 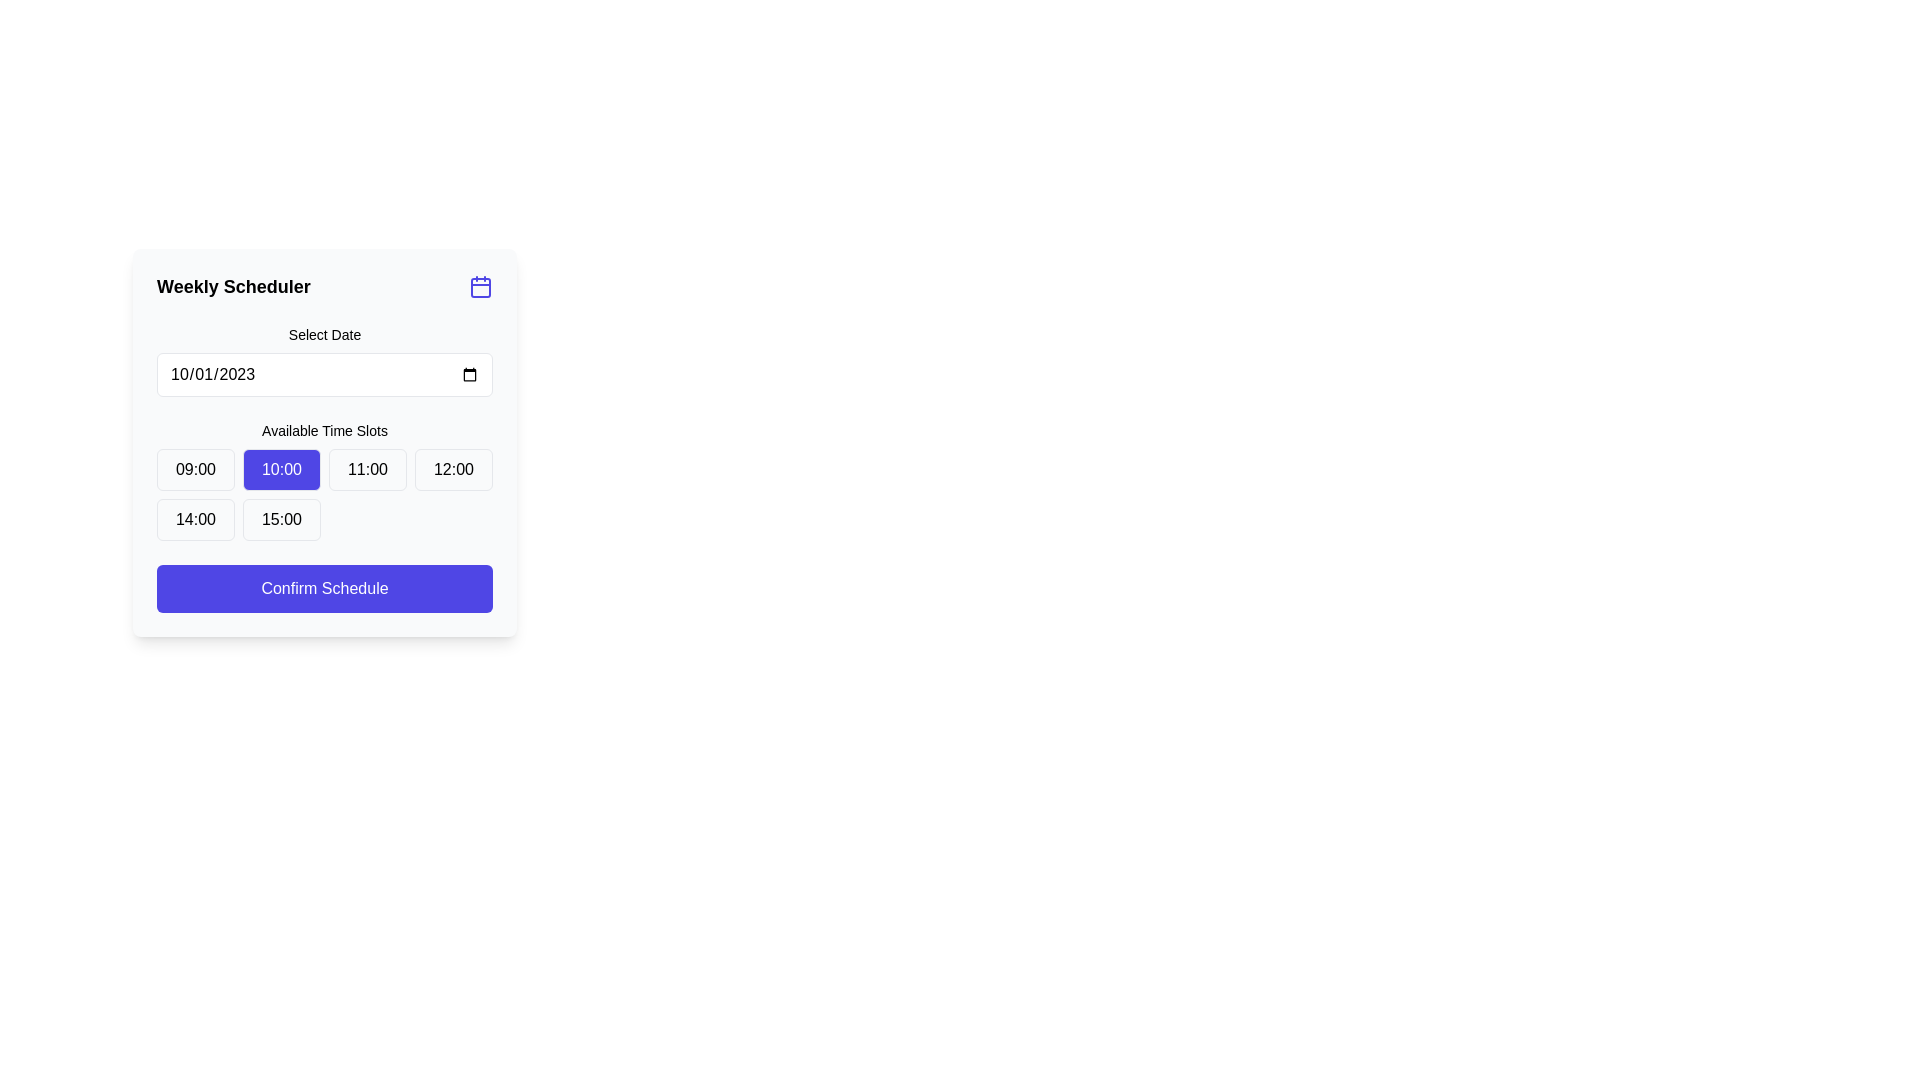 I want to click on the rectangular button labeled '10:00', so click(x=325, y=481).